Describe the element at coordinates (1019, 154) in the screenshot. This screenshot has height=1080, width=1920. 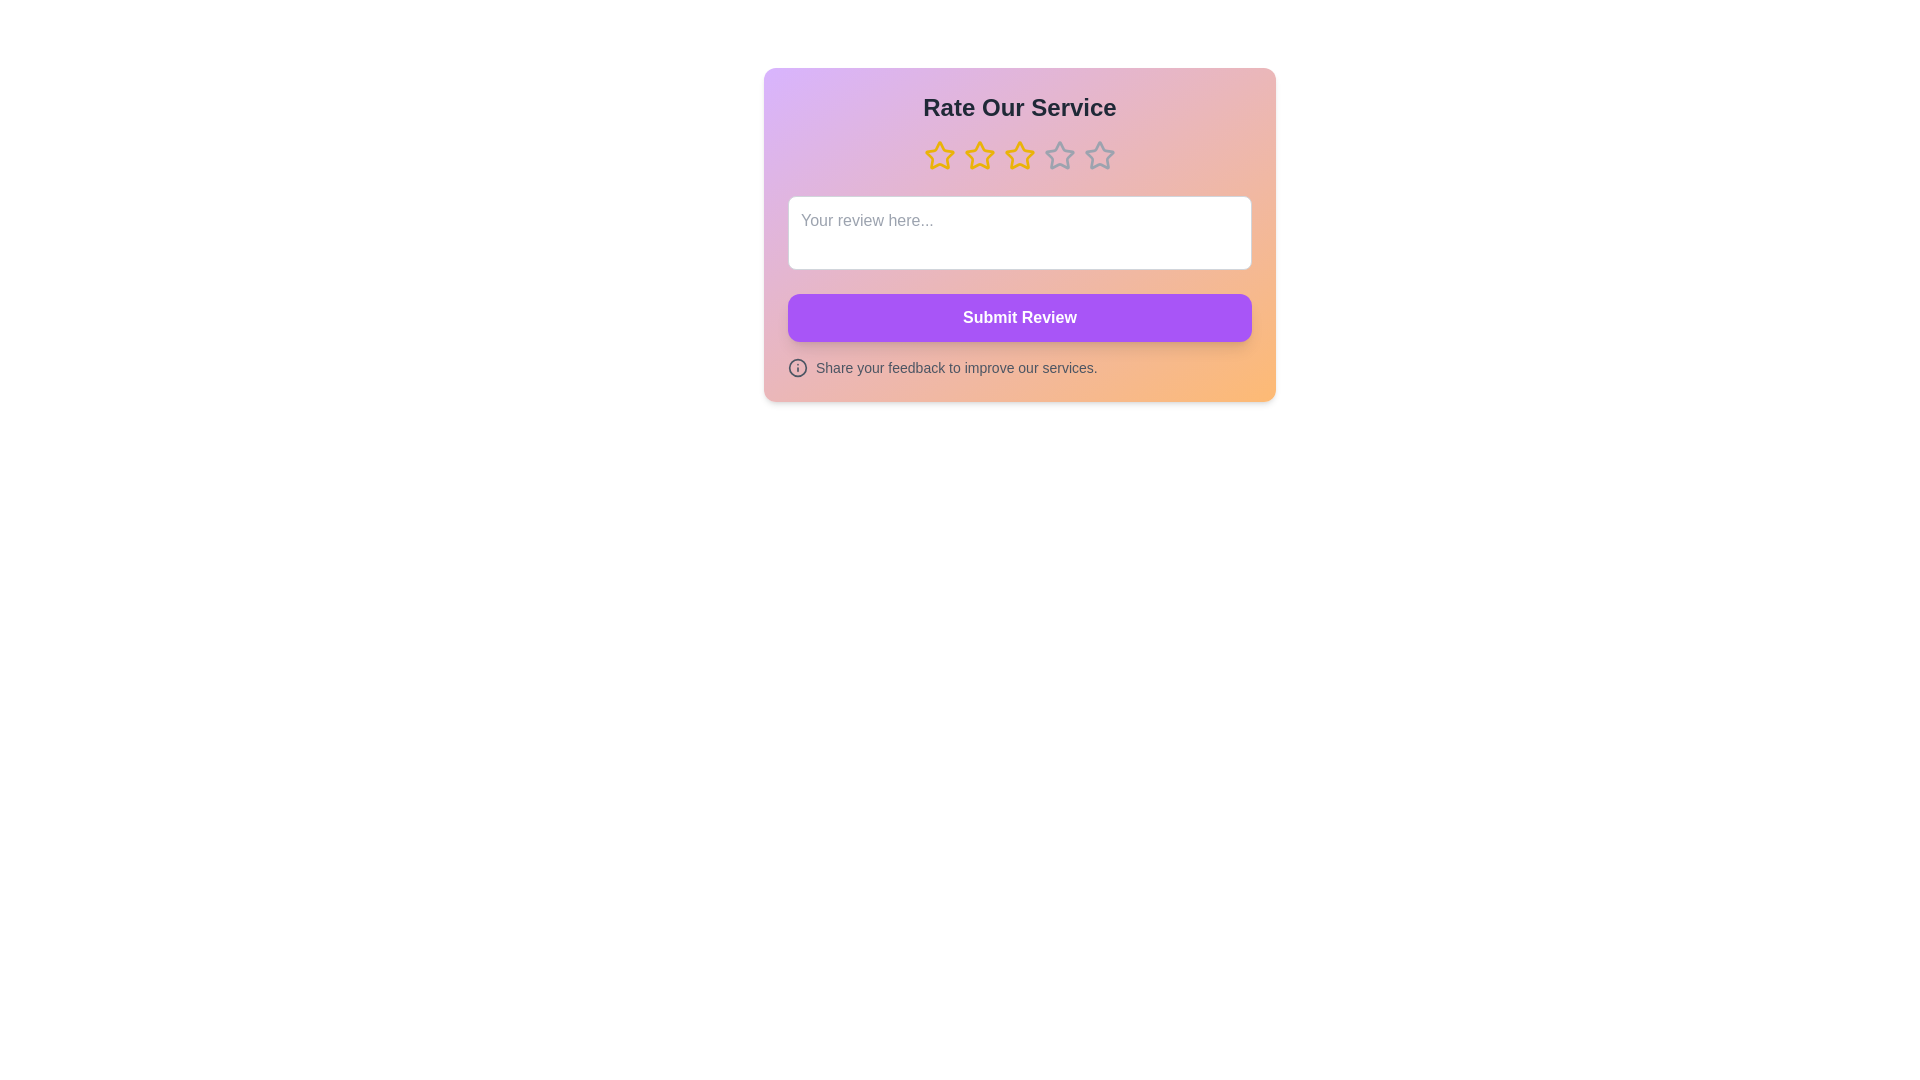
I see `the third star icon used for rating in the feedback form to focus on it` at that location.